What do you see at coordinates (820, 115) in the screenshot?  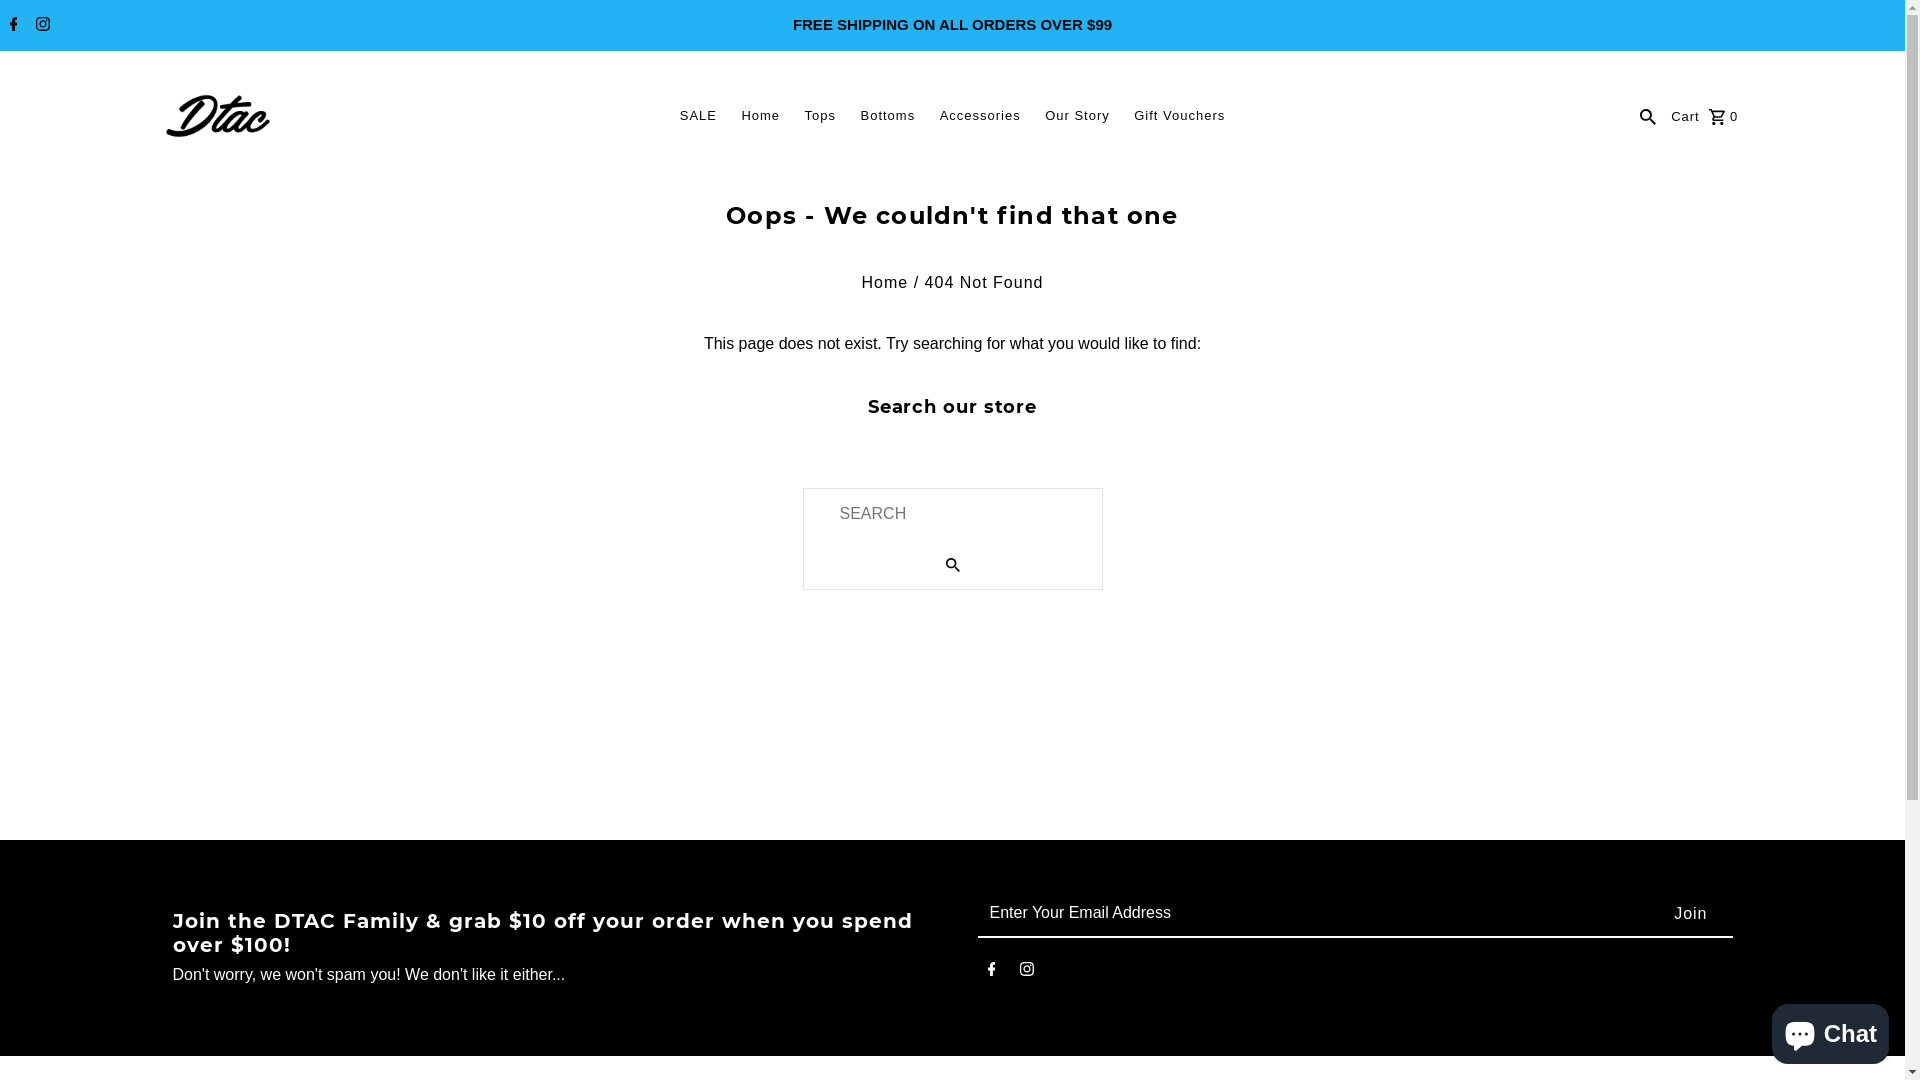 I see `'Tops'` at bounding box center [820, 115].